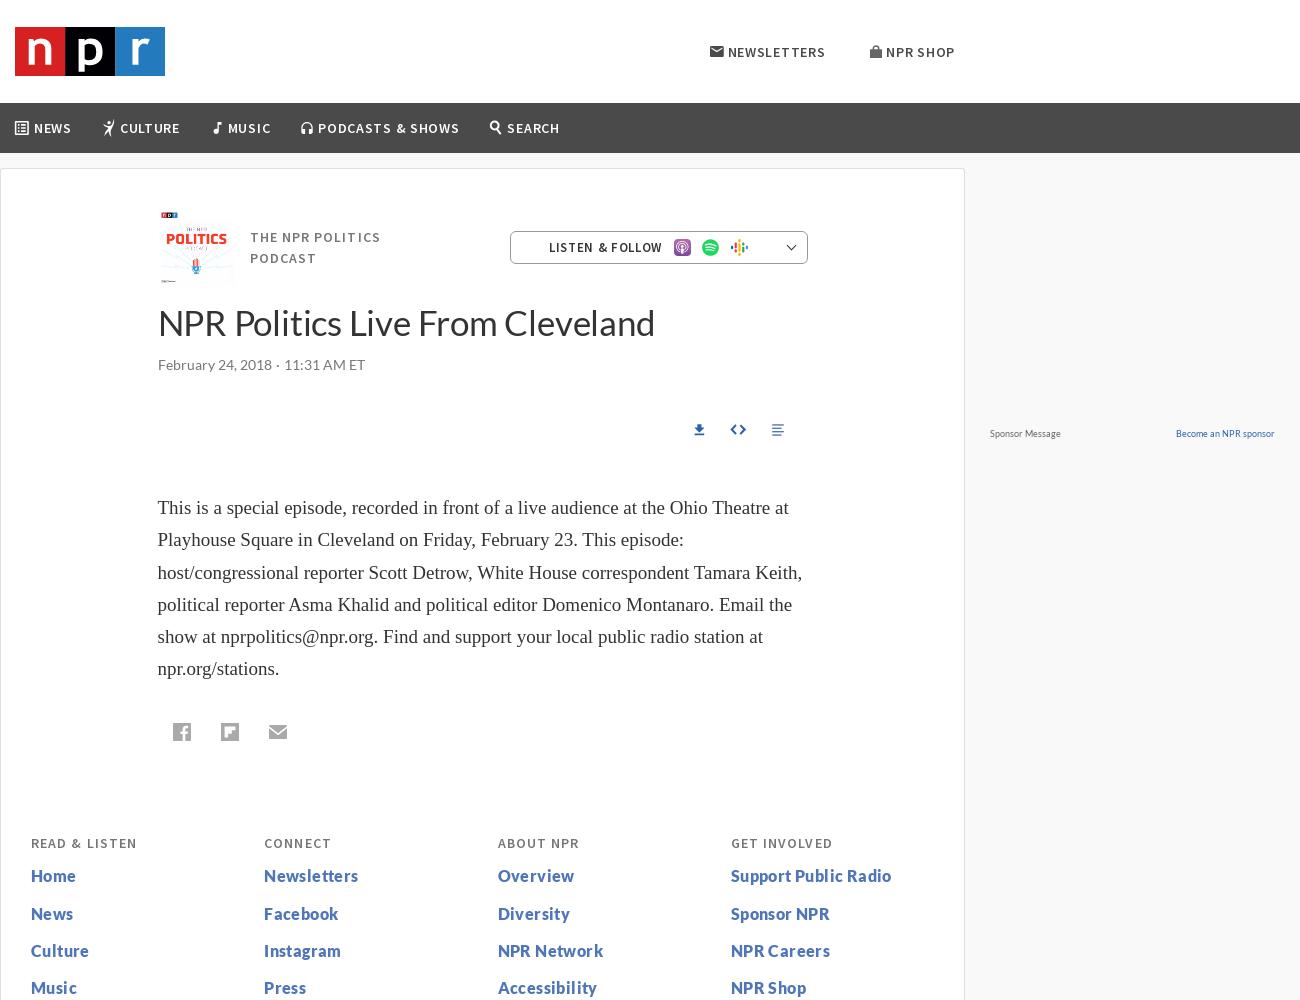 The image size is (1300, 1000). What do you see at coordinates (309, 237) in the screenshot?
I see `'All Songs Considered'` at bounding box center [309, 237].